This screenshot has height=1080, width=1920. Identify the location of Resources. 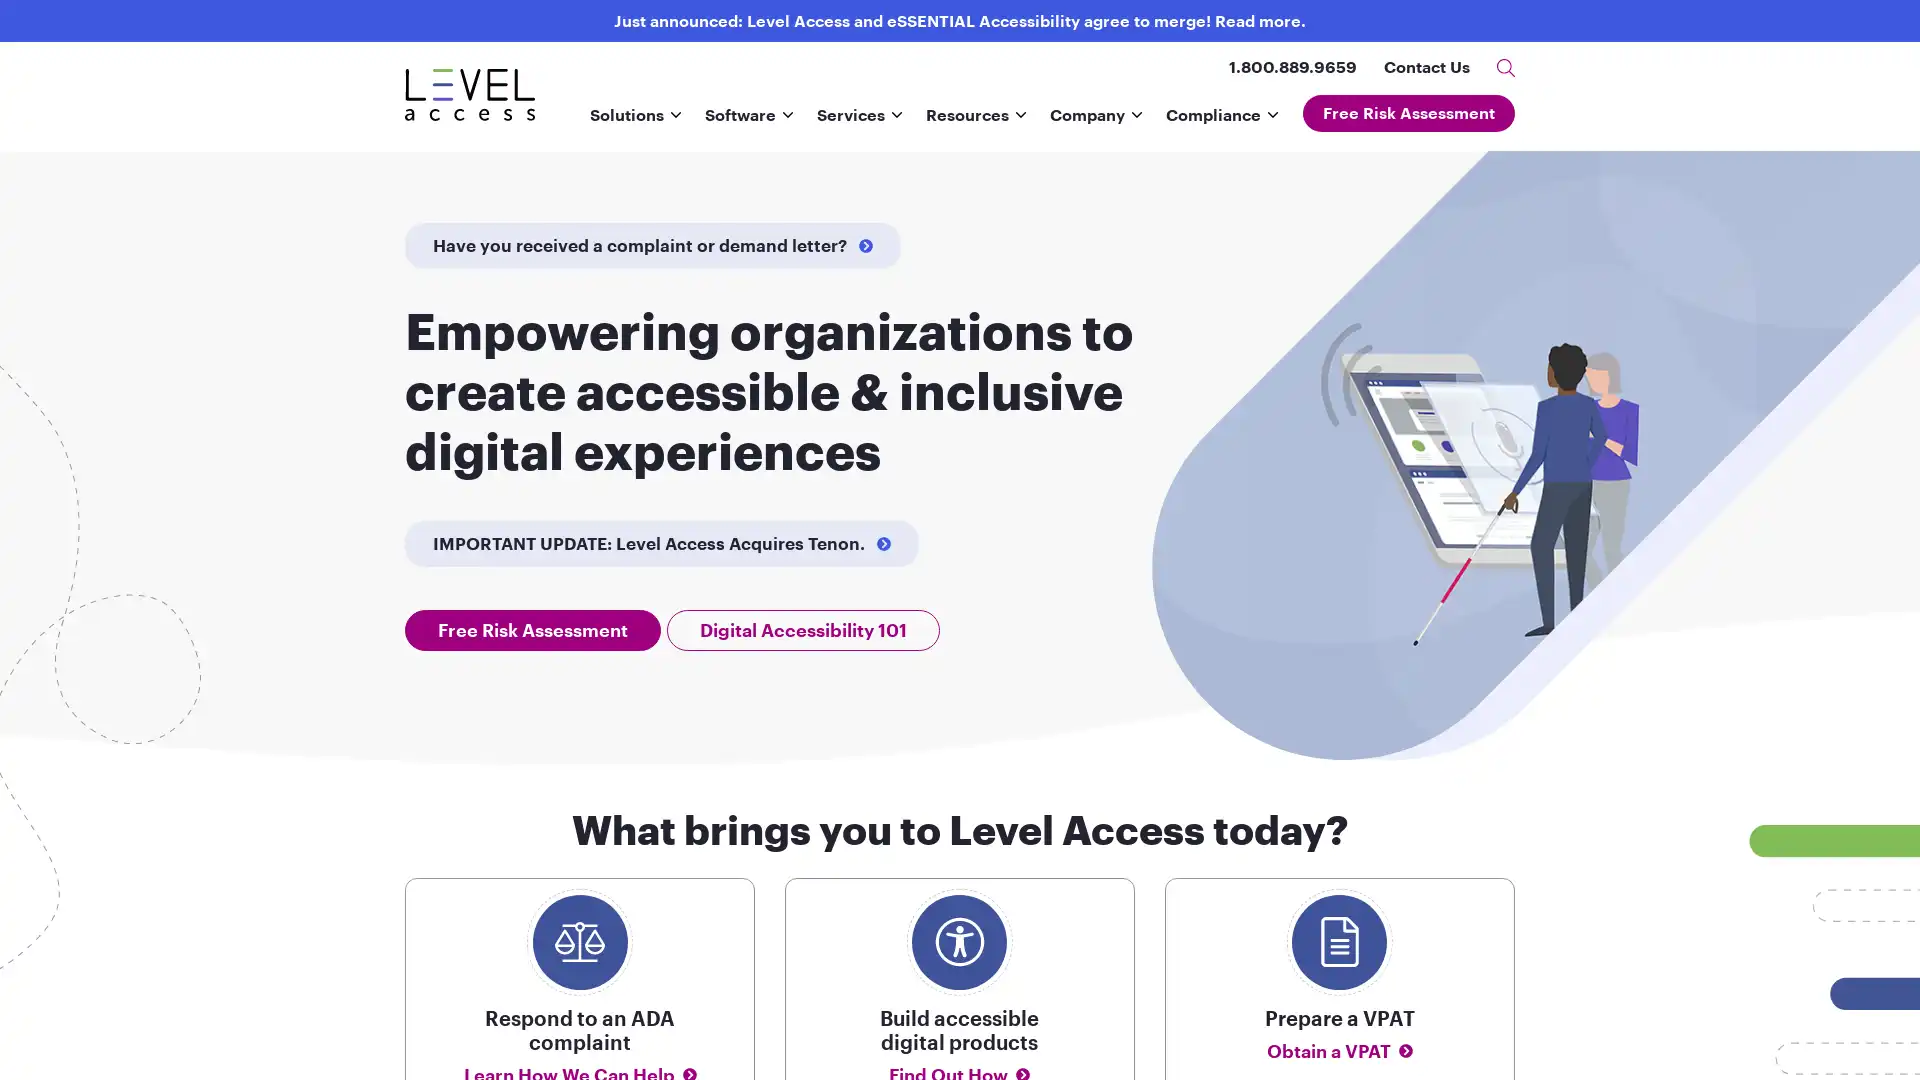
(975, 122).